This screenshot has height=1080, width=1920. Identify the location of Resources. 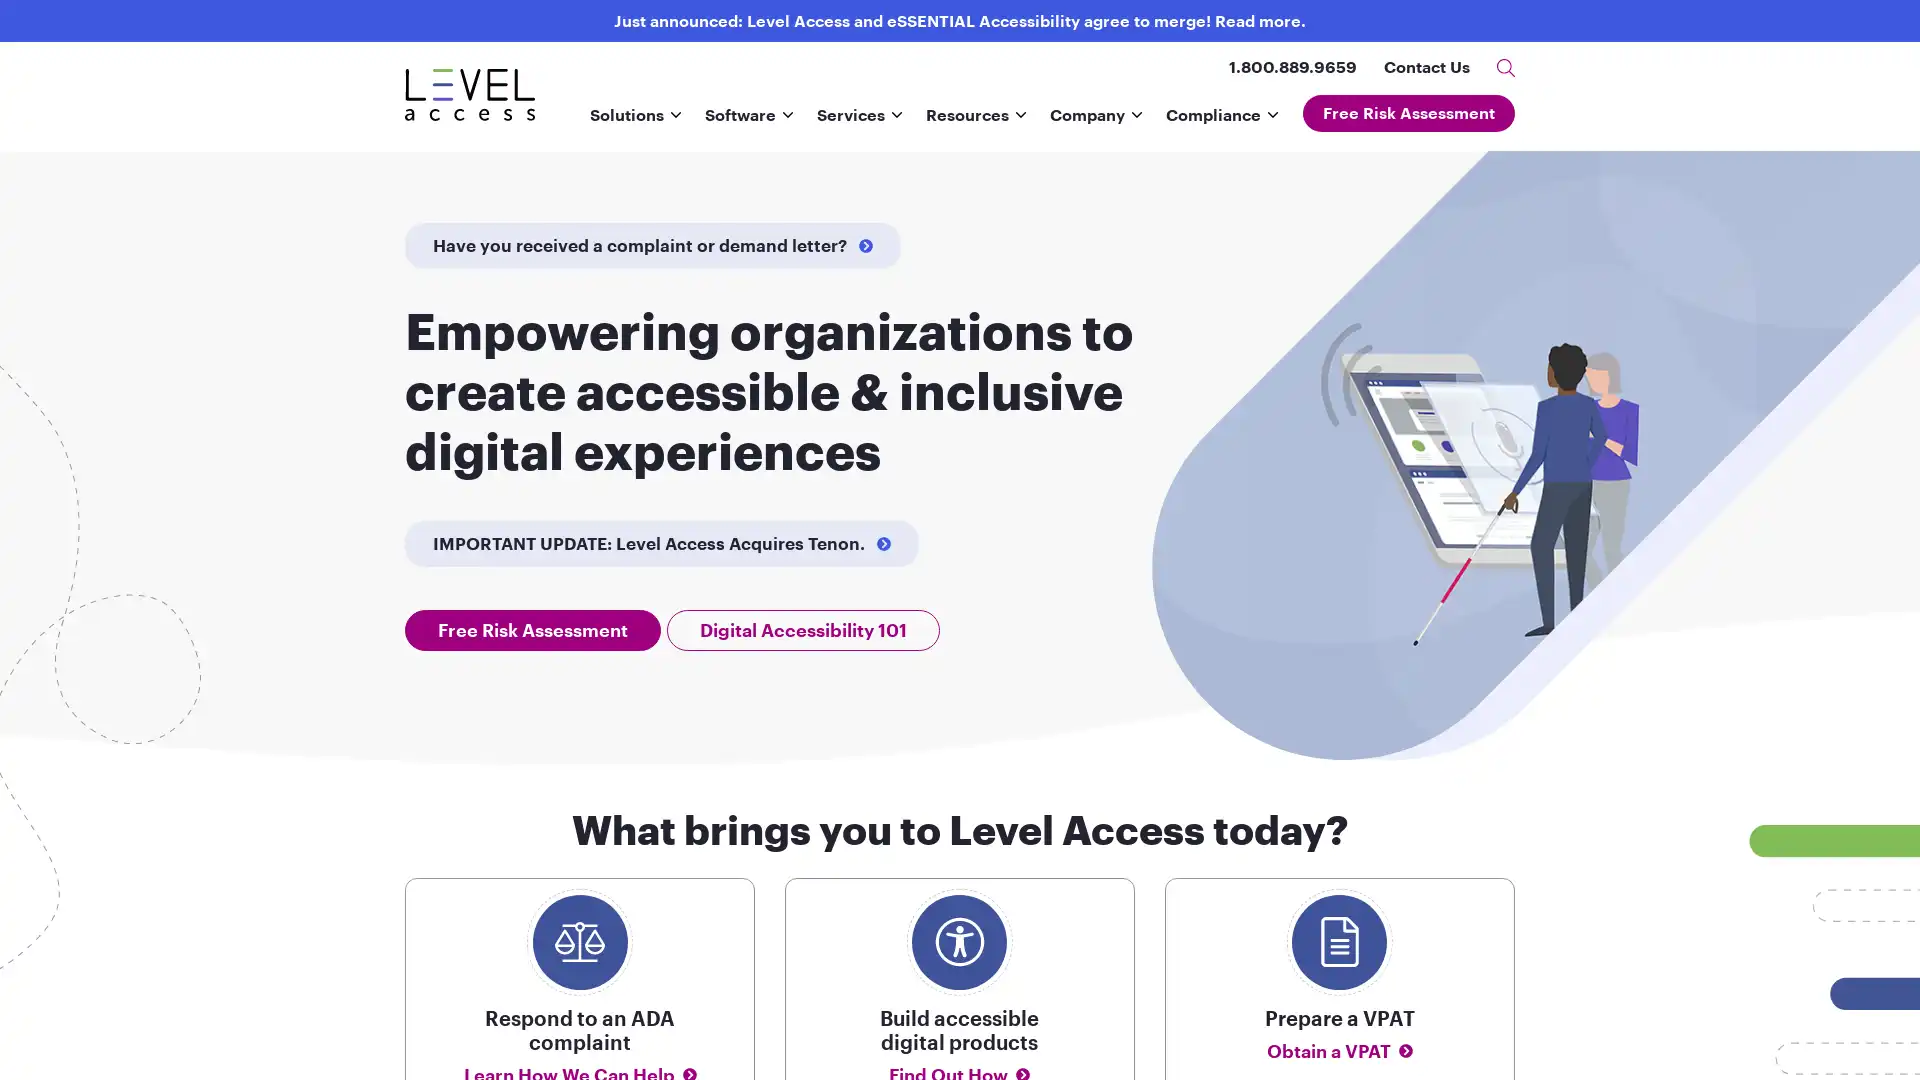
(975, 122).